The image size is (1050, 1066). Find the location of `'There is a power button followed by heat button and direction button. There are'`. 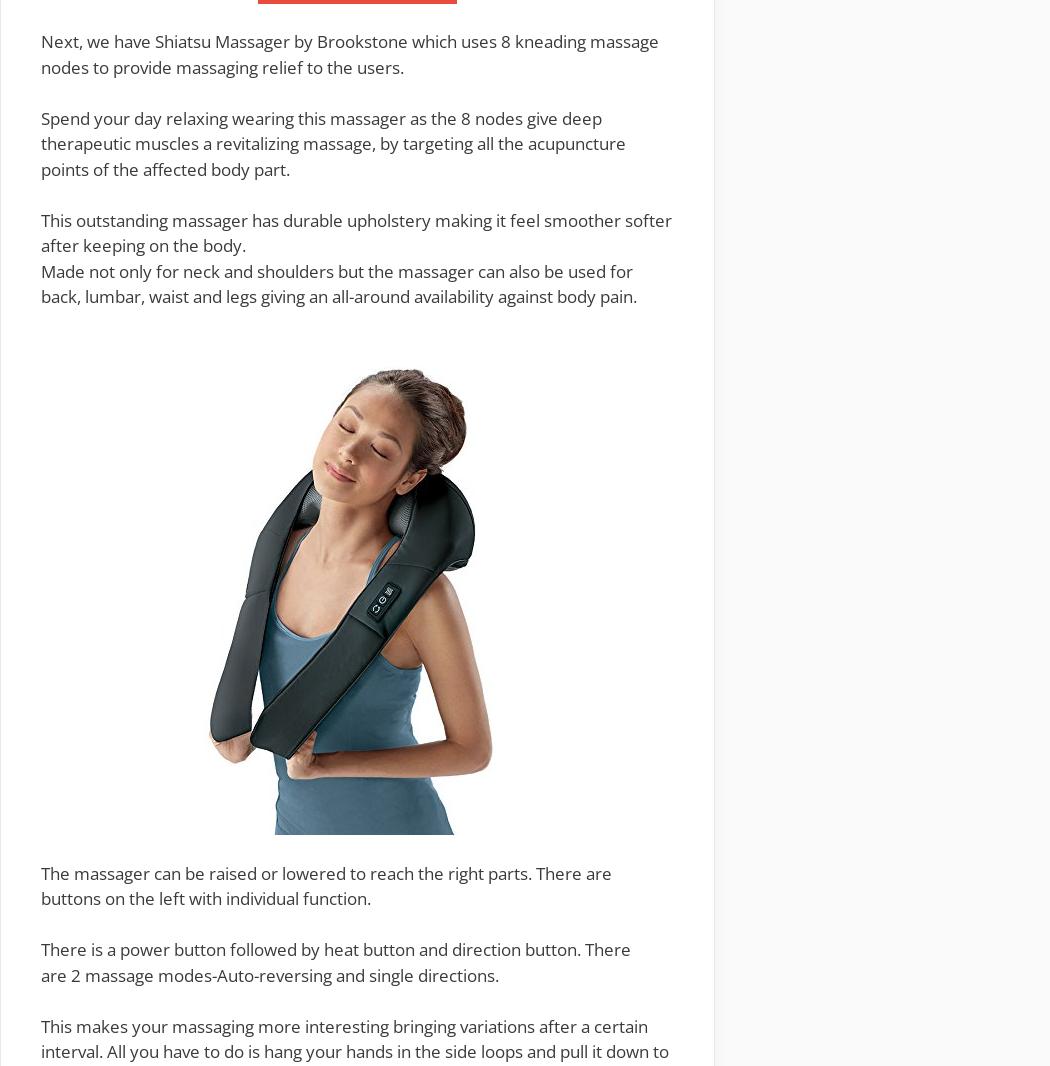

'There is a power button followed by heat button and direction button. There are' is located at coordinates (336, 961).